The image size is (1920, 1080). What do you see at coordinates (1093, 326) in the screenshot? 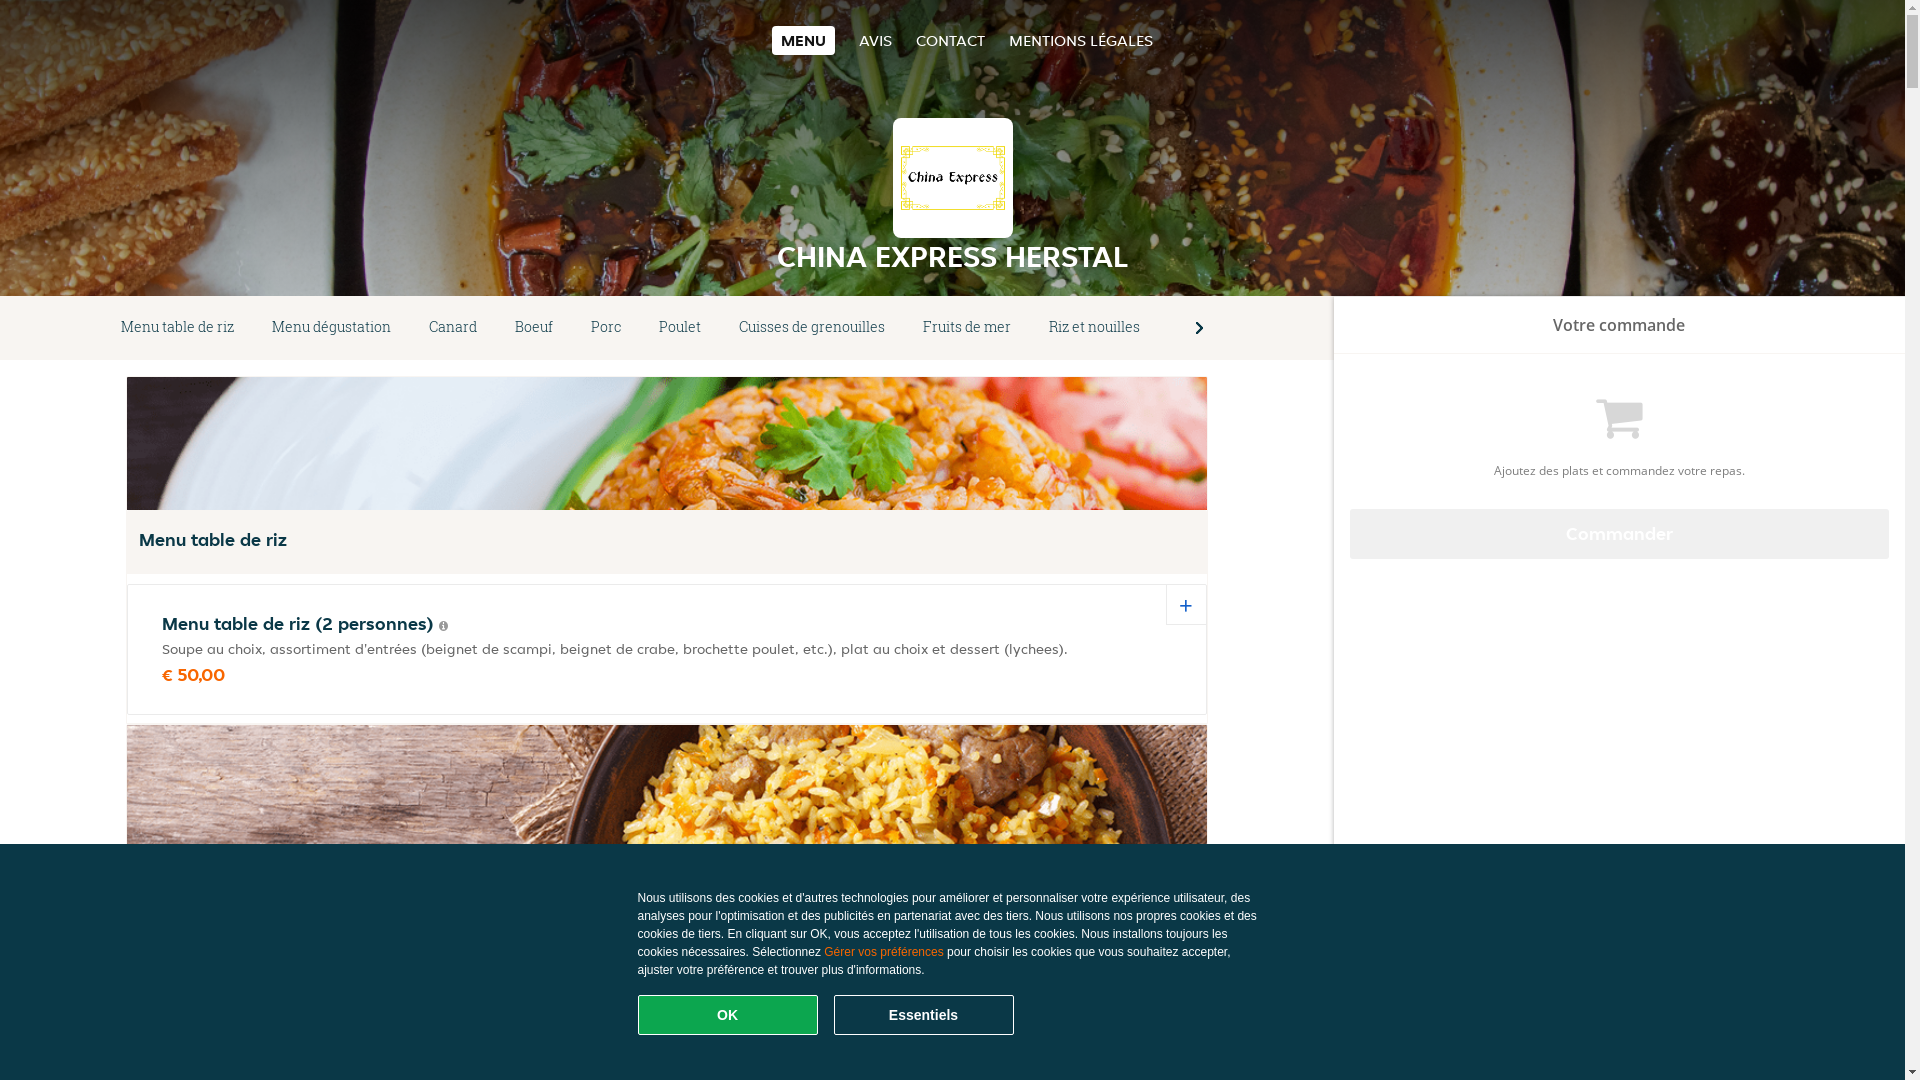
I see `'Riz et nouilles'` at bounding box center [1093, 326].